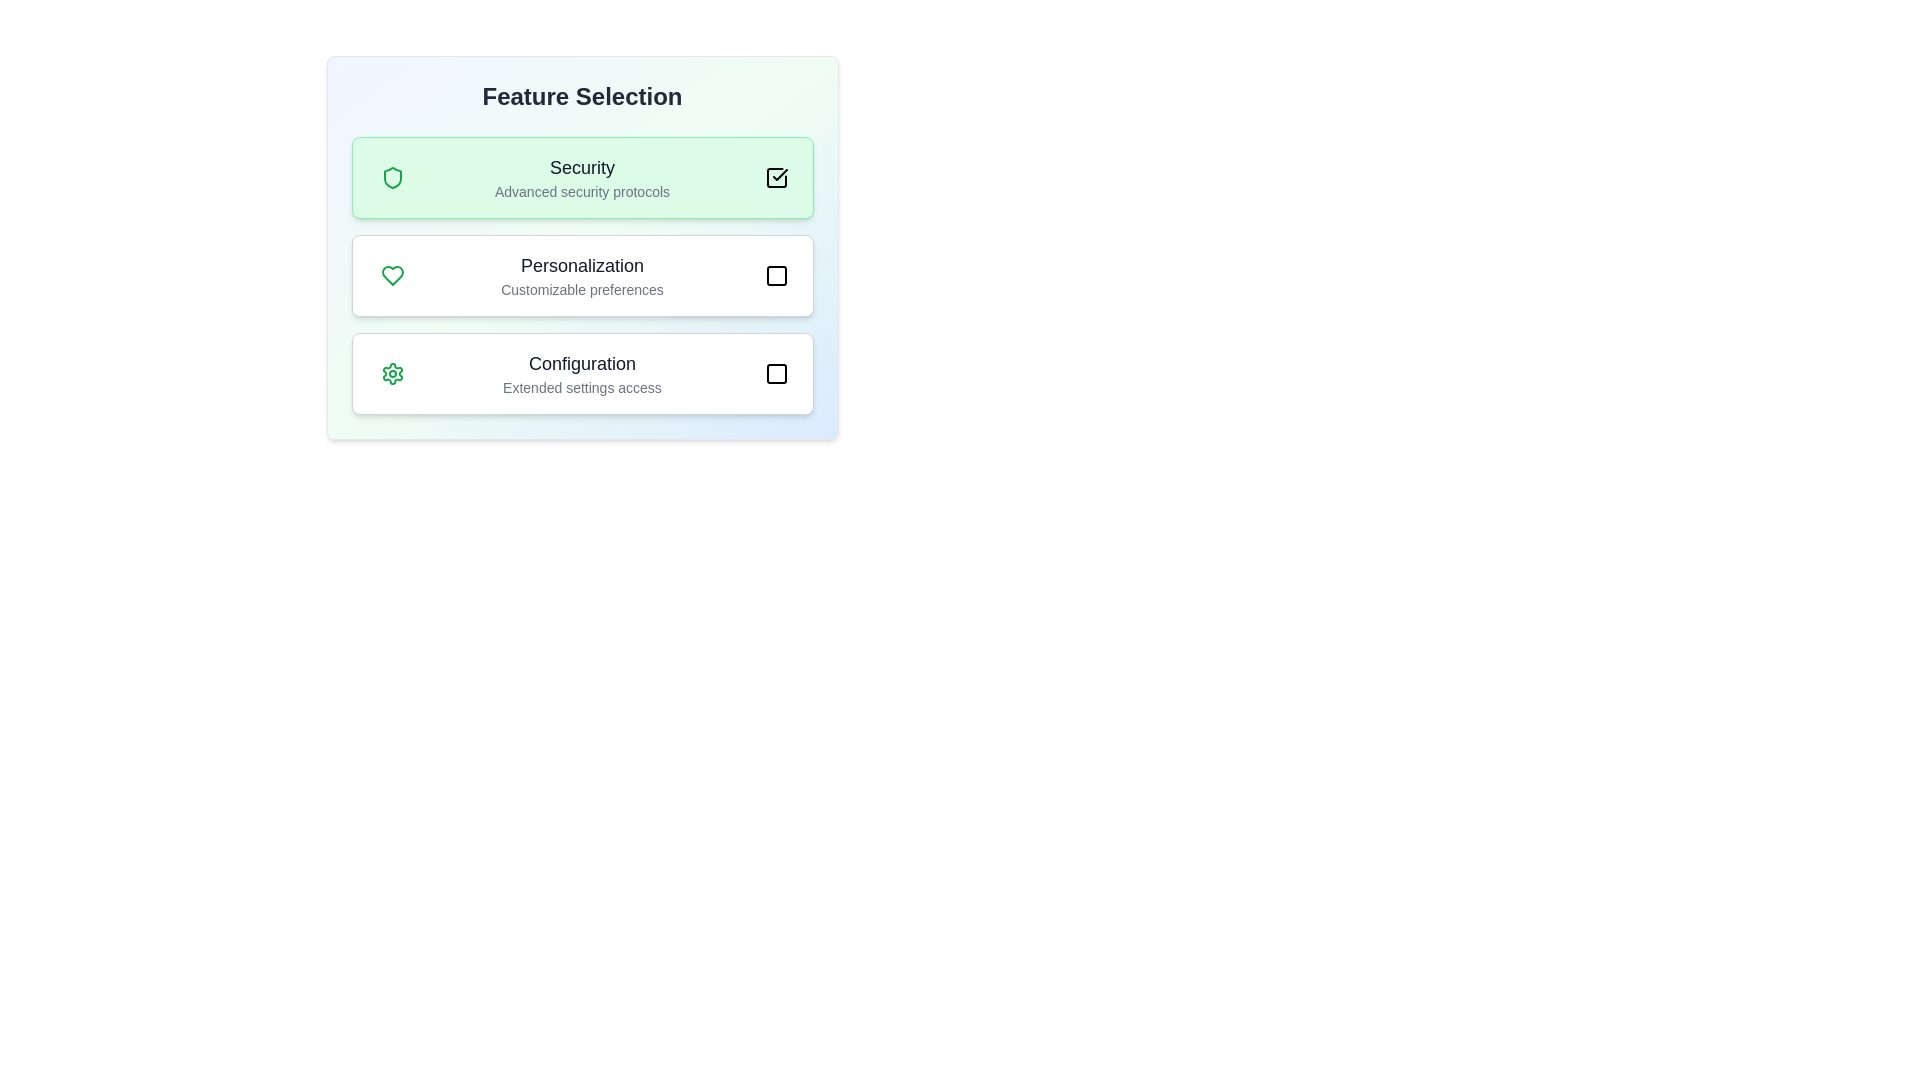 The height and width of the screenshot is (1080, 1920). I want to click on the Static informational block titled 'Personalization' which contains the subtitle 'Customizable preferences' for further information, so click(581, 246).